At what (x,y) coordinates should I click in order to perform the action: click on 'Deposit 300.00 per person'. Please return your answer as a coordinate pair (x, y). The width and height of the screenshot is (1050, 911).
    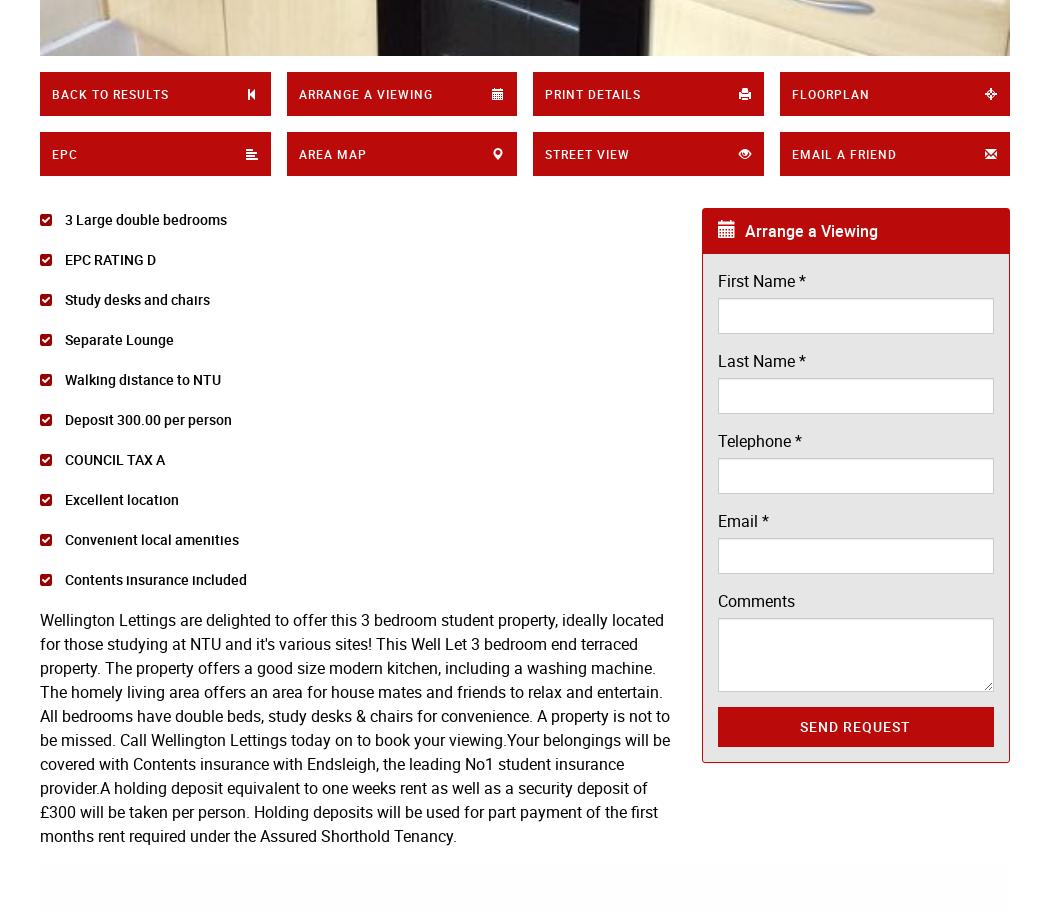
    Looking at the image, I should click on (146, 418).